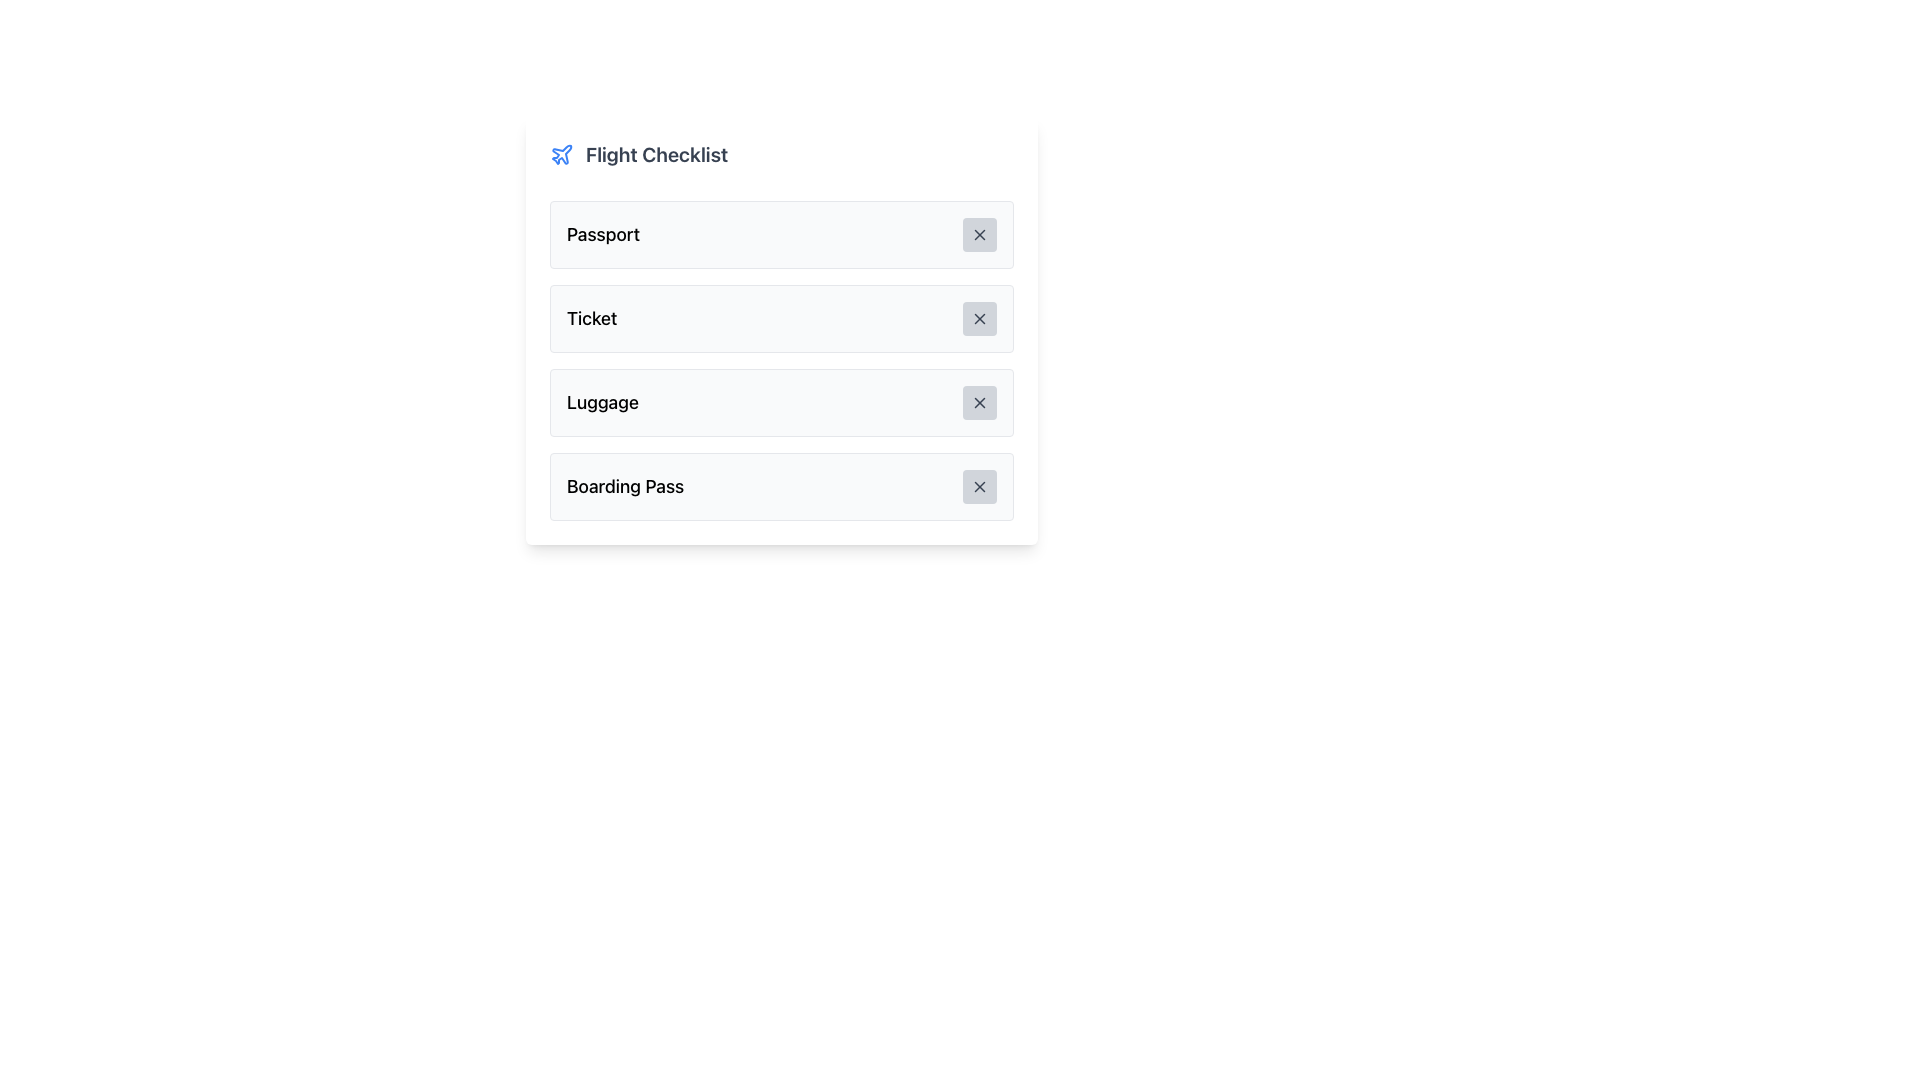 Image resolution: width=1920 pixels, height=1080 pixels. What do you see at coordinates (979, 234) in the screenshot?
I see `the button located at the right end of the row labeled 'Passport' in the checklist` at bounding box center [979, 234].